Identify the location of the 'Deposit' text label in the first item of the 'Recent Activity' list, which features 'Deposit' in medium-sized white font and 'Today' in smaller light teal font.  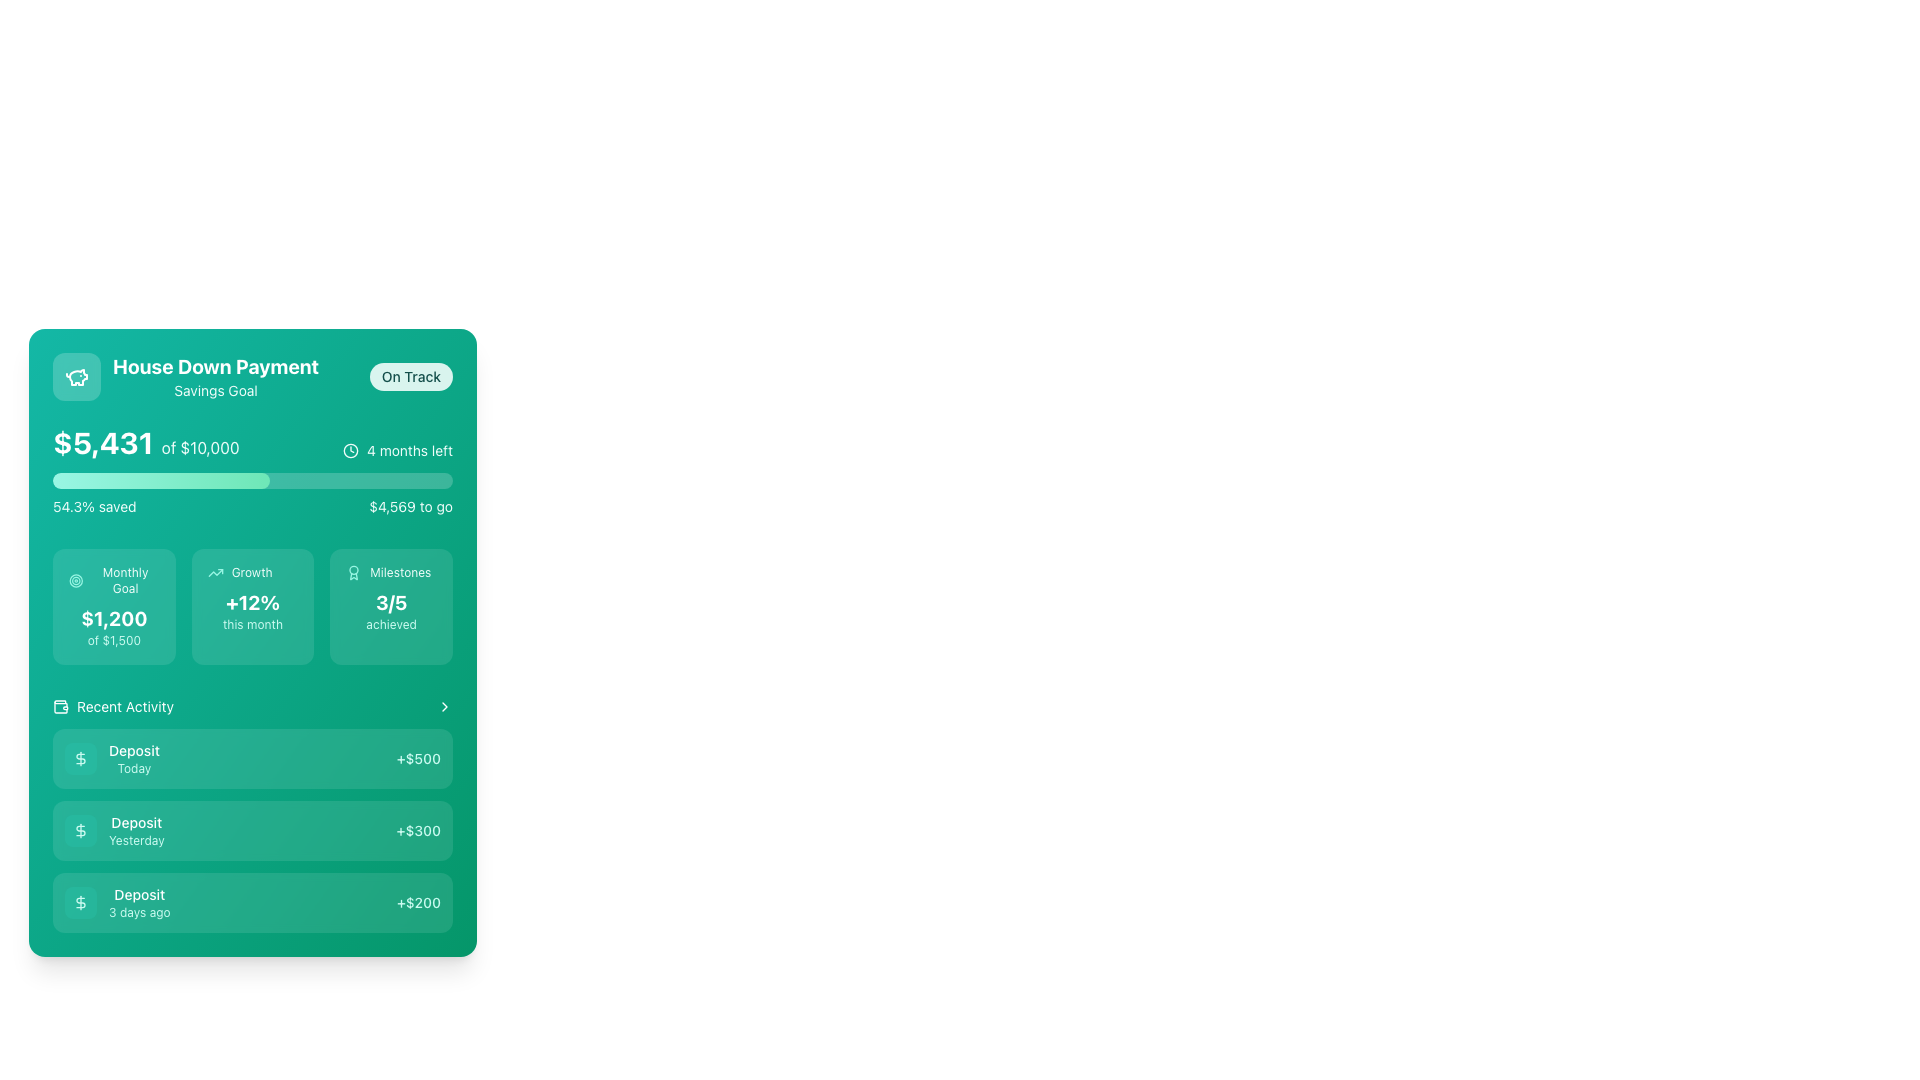
(111, 759).